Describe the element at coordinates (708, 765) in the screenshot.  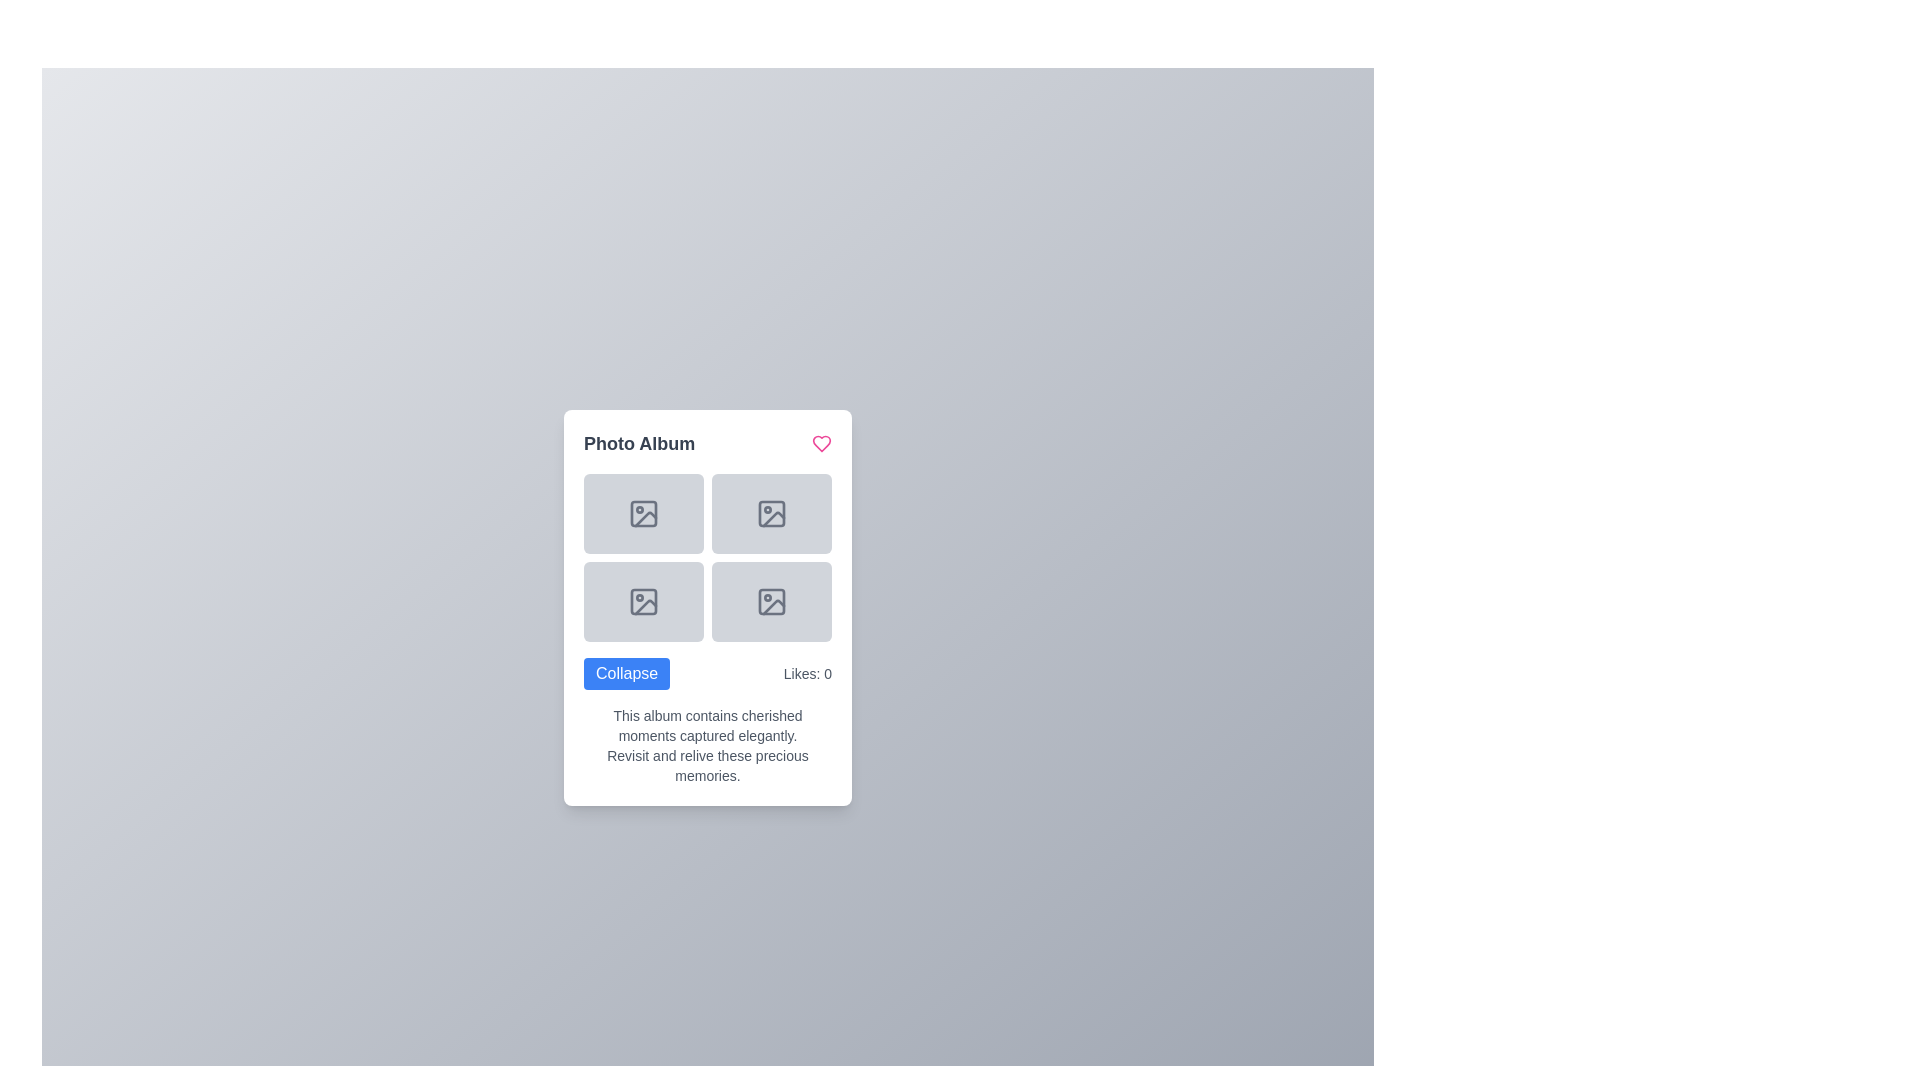
I see `text block that contains the content 'Revisit and relive these precious memories.' located at the bottom section of the 'Photo Album' card interface` at that location.